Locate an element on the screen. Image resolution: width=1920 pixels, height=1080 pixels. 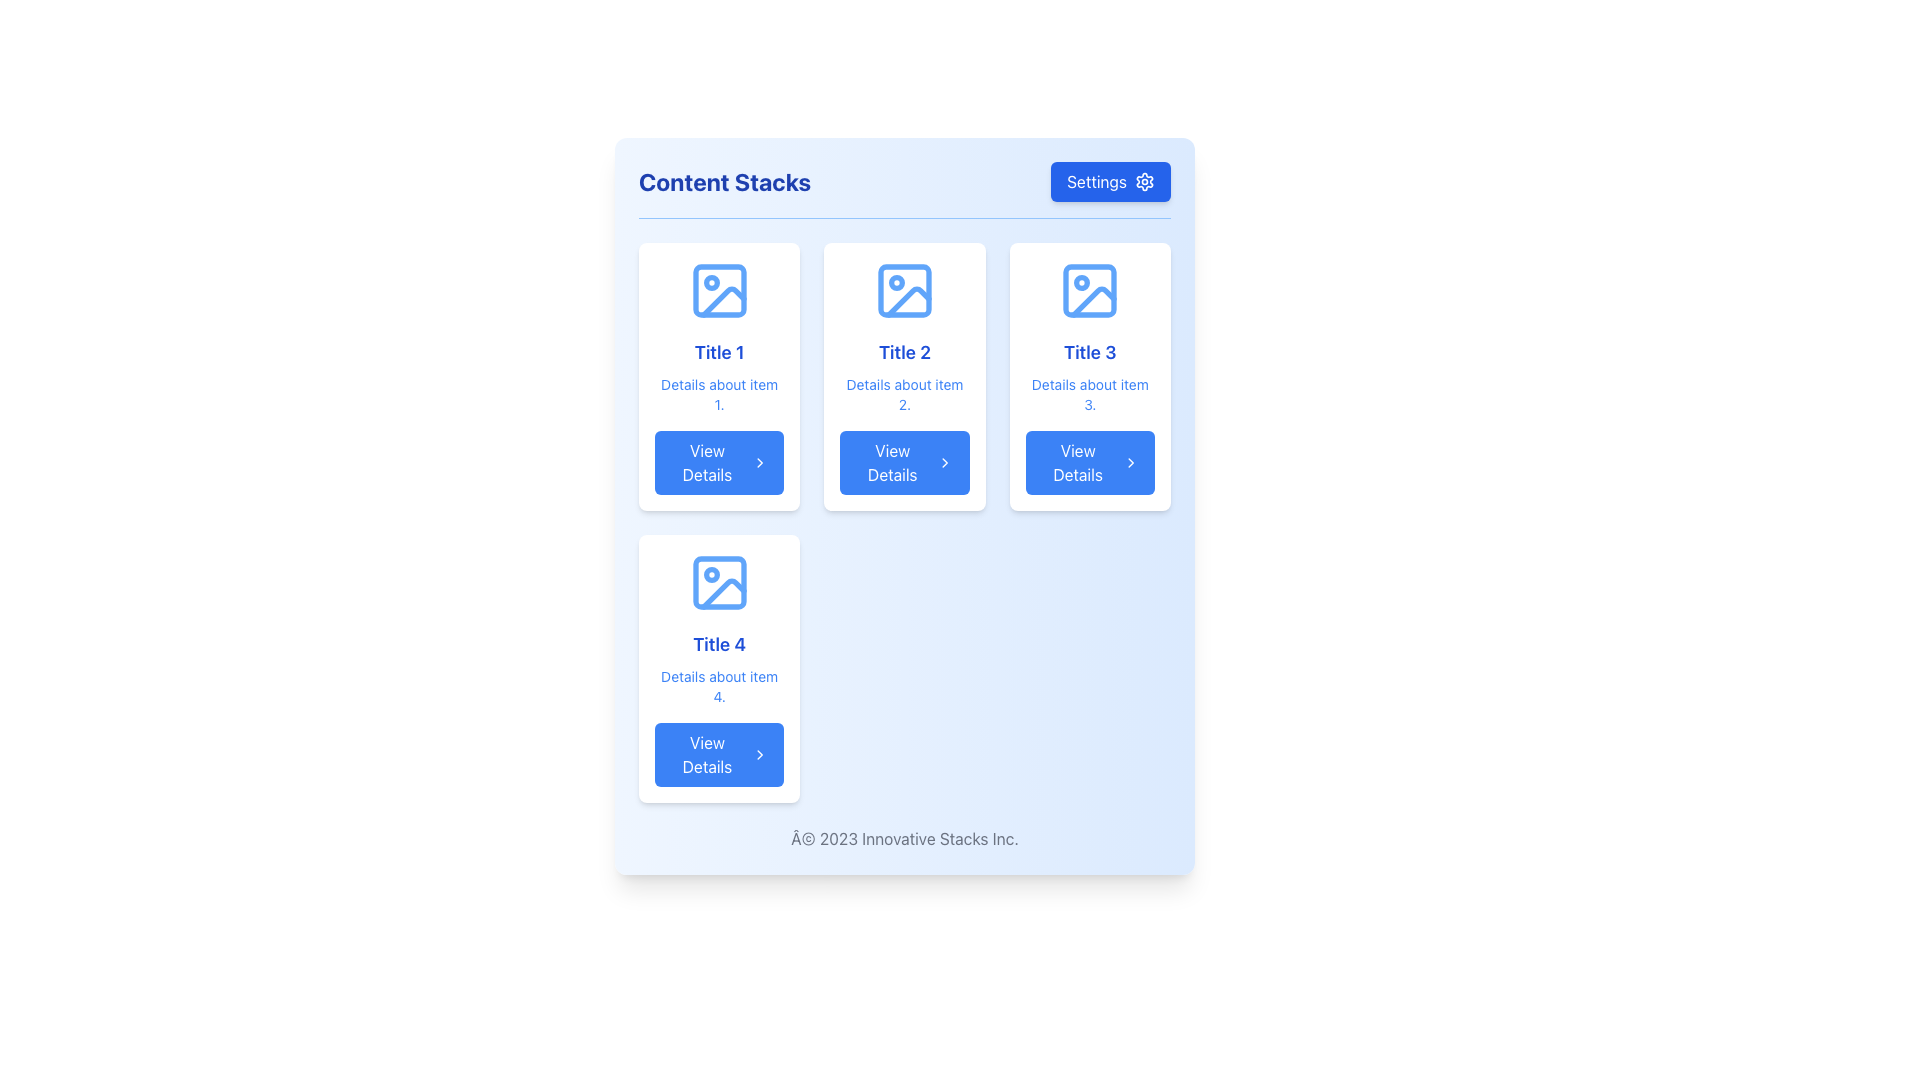
the small circular SVG element inside the second card labeled 'Title 2' in the grid of items, which is part of an icon positioned at the top of the card is located at coordinates (896, 282).